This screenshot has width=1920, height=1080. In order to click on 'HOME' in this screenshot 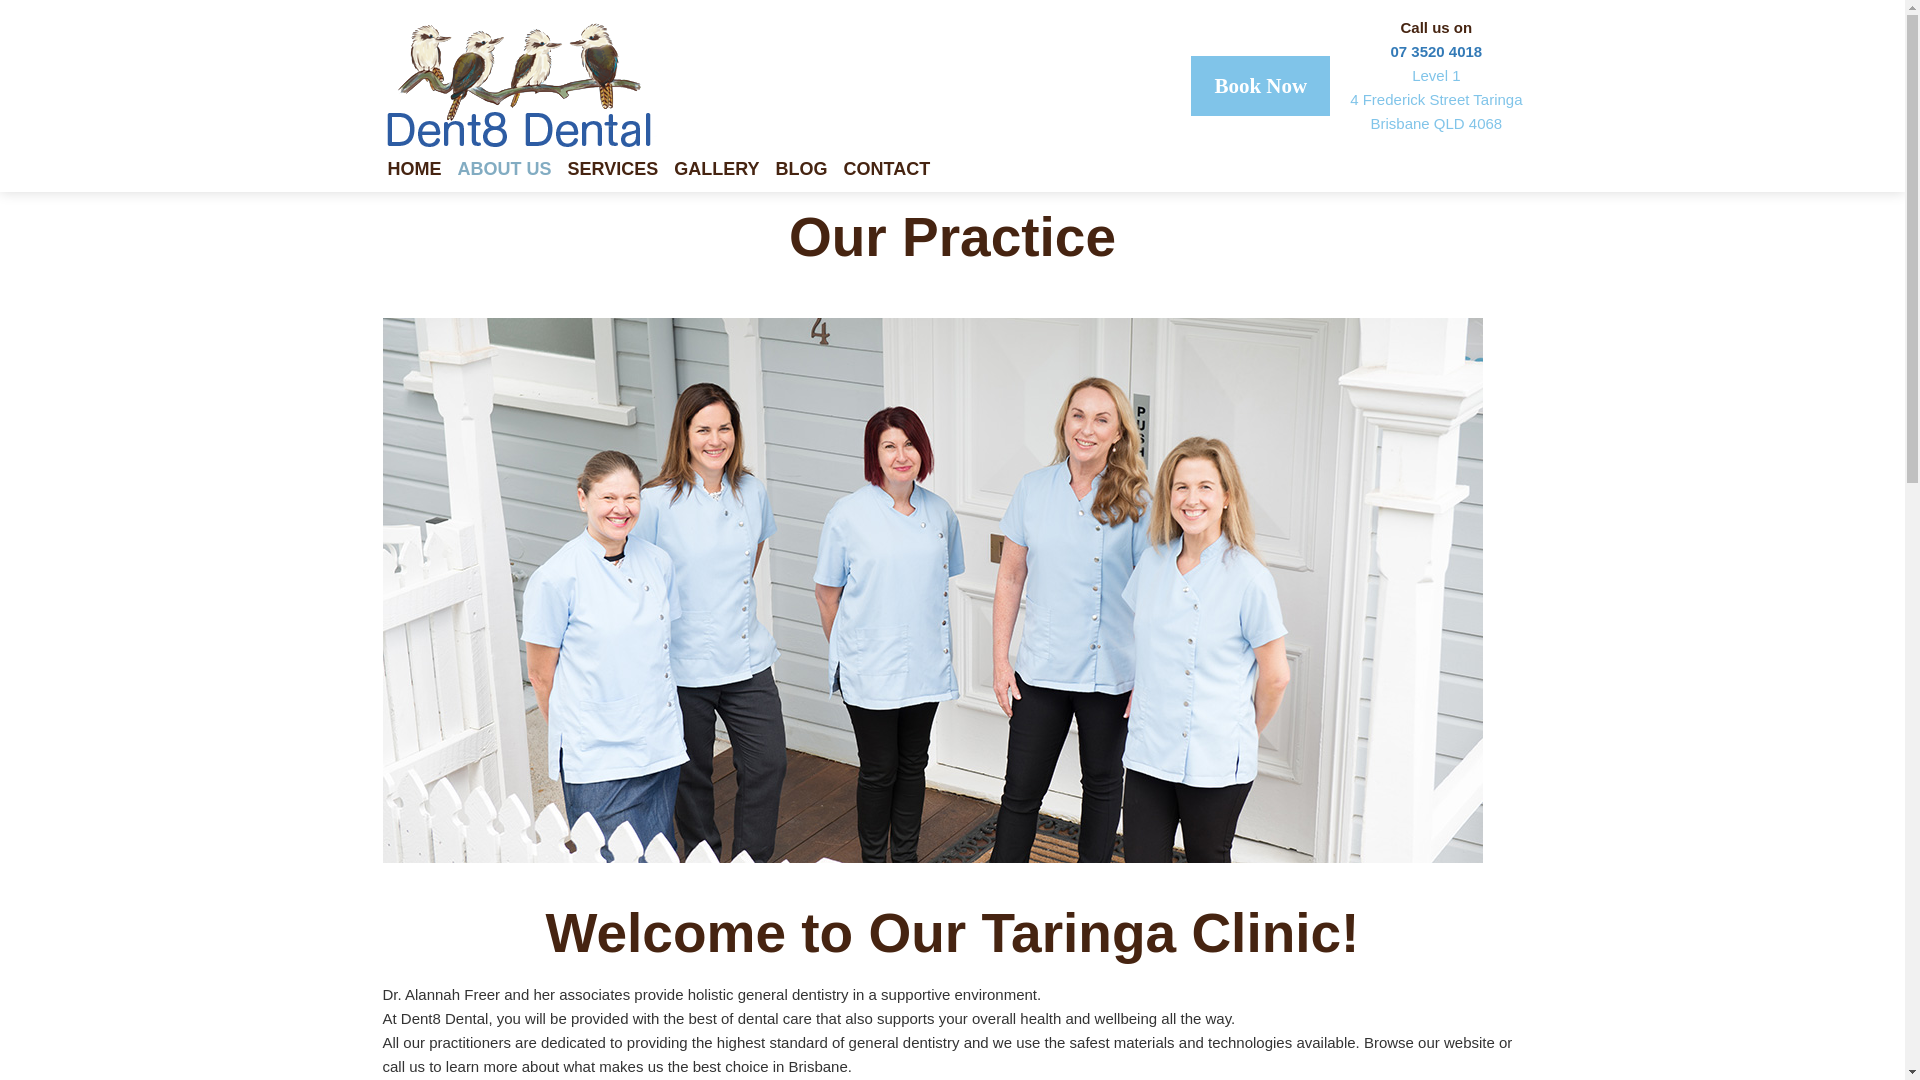, I will do `click(421, 172)`.